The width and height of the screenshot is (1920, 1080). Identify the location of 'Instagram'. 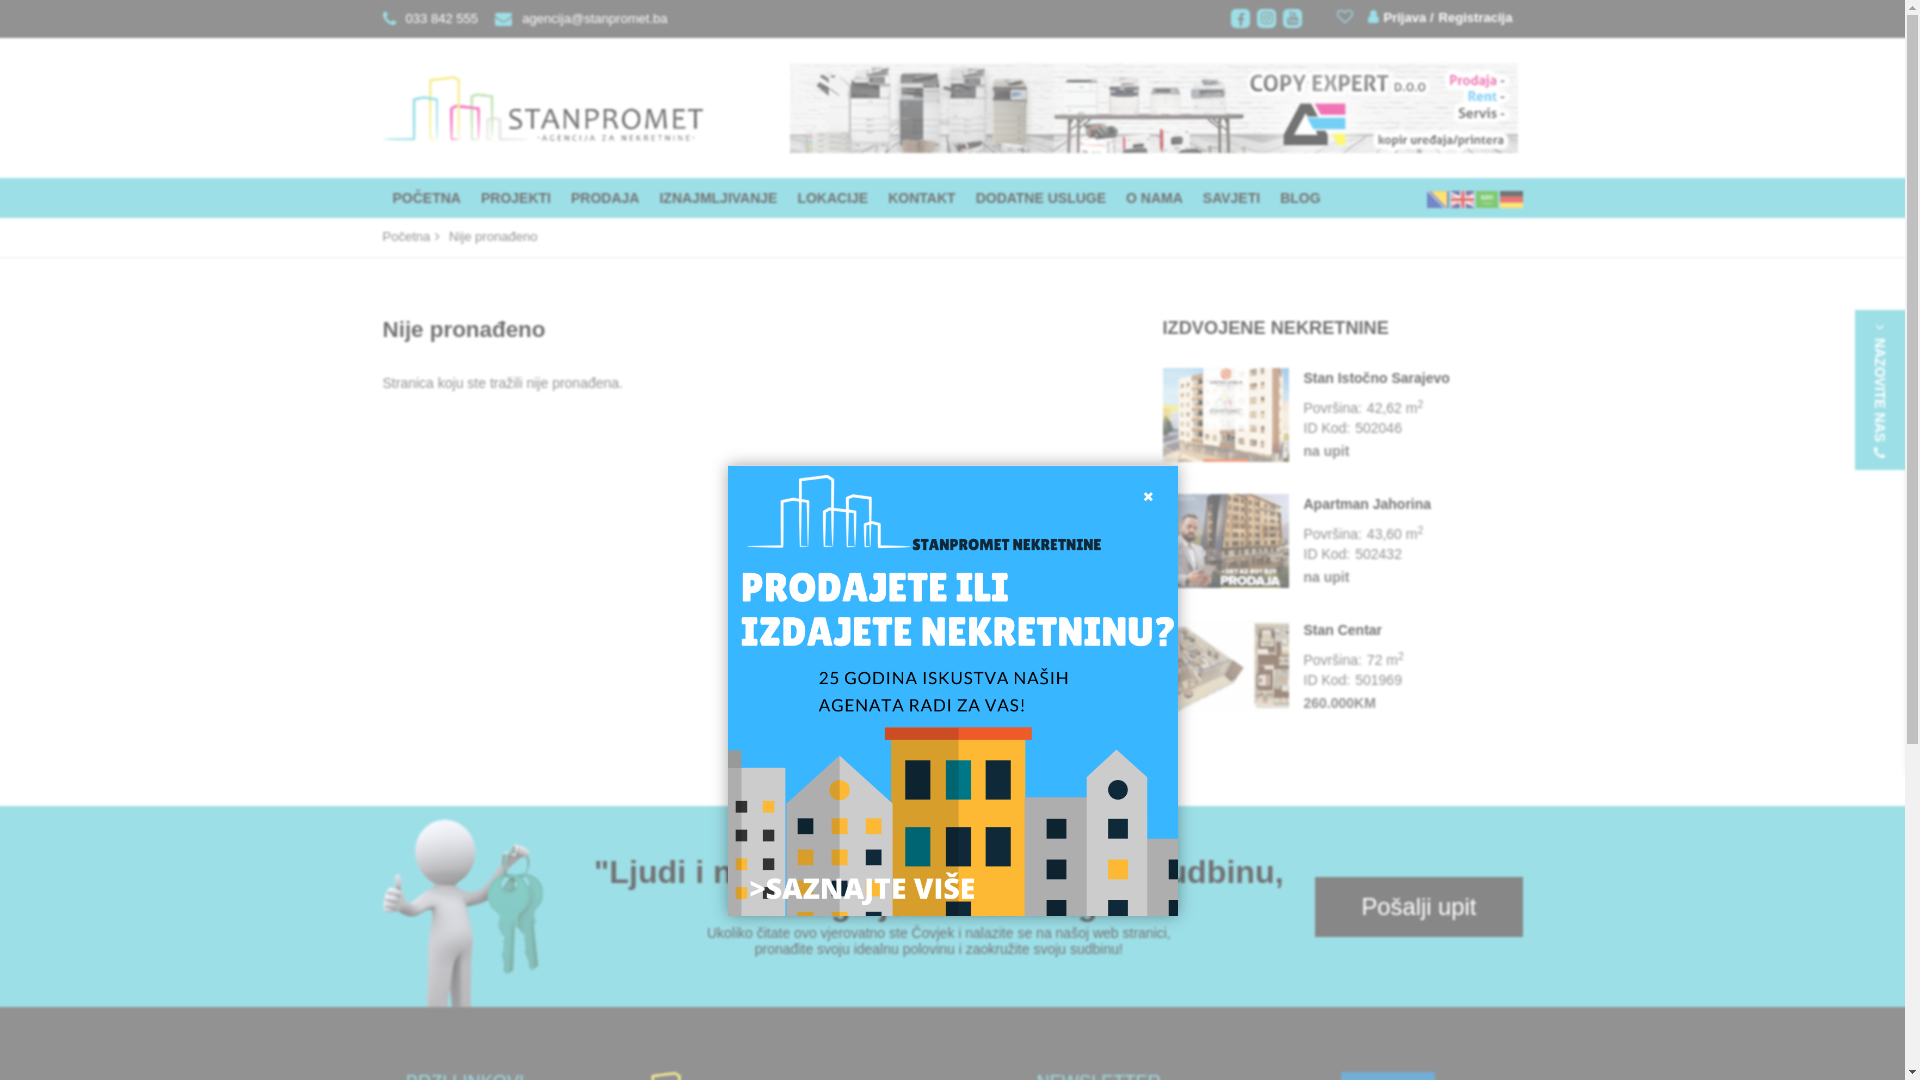
(1265, 18).